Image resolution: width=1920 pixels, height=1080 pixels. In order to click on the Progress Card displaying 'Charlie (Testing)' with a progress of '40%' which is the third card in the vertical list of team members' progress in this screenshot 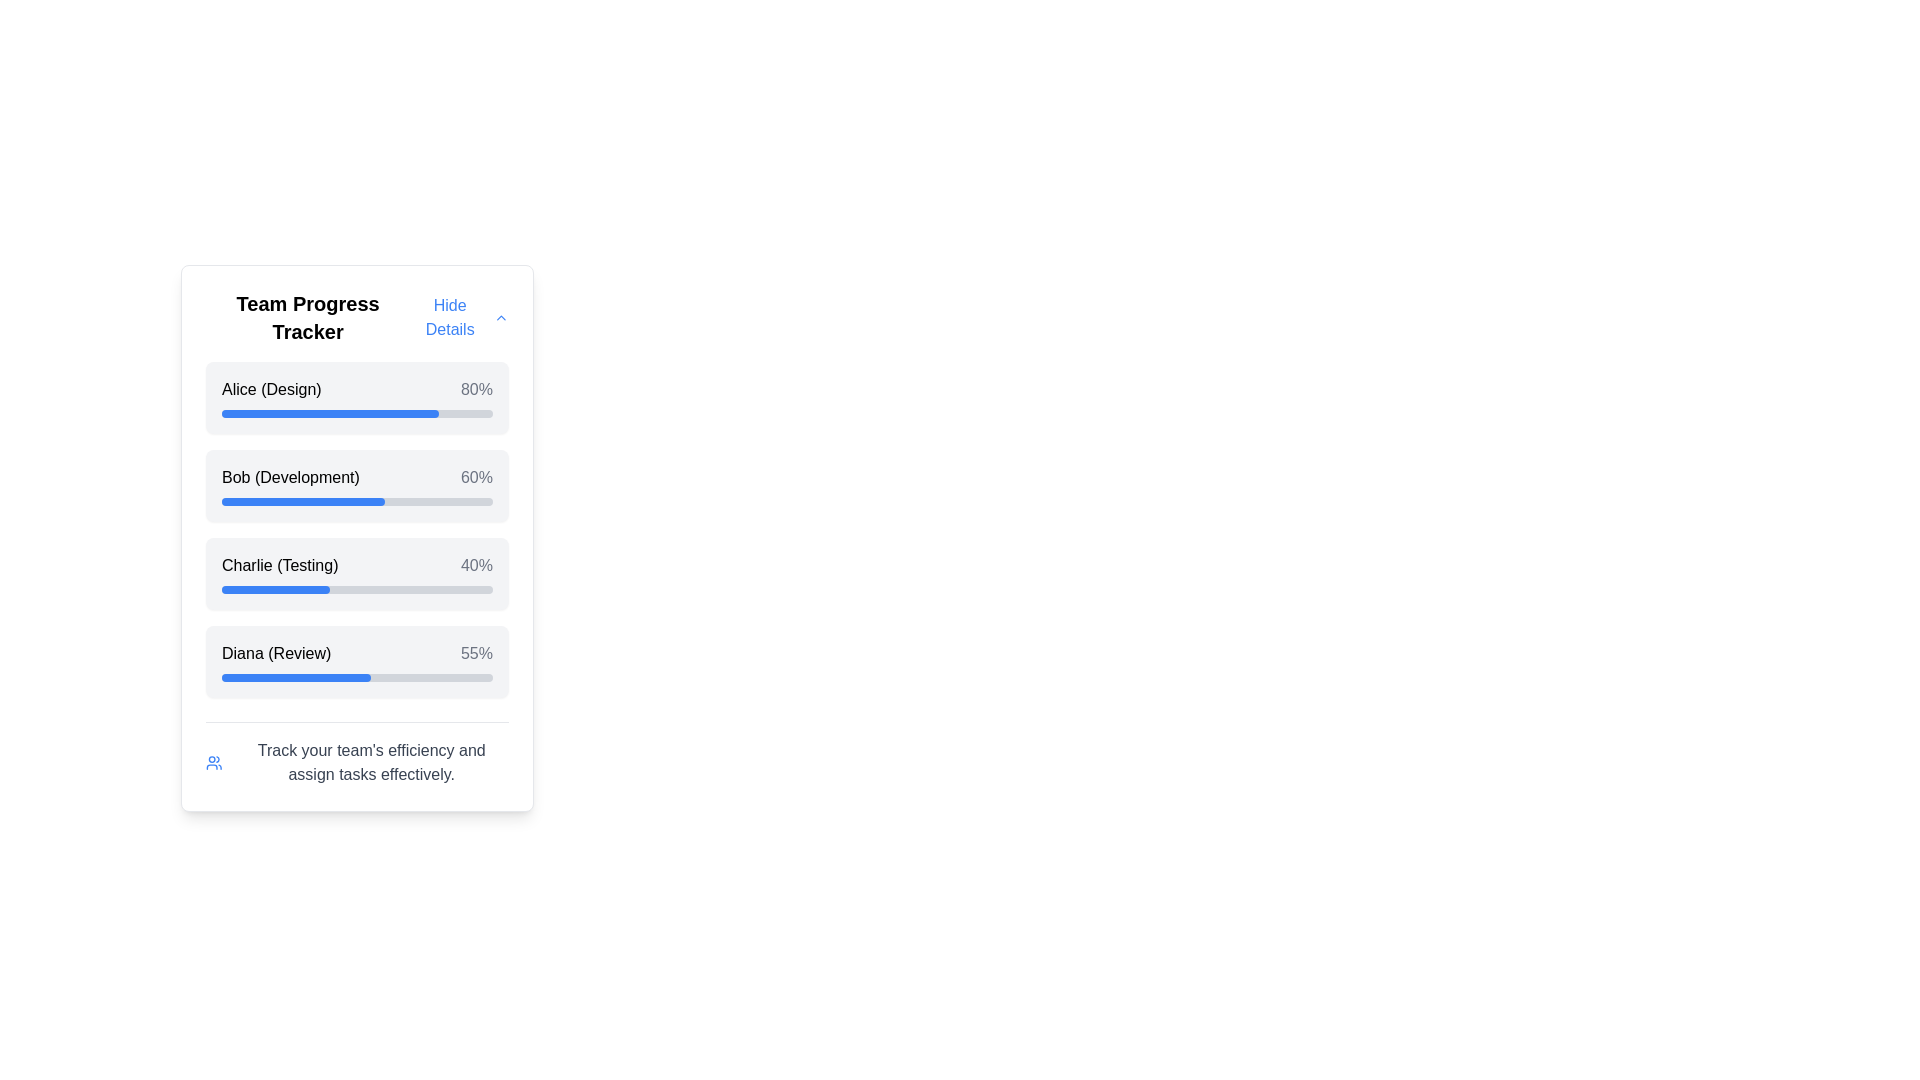, I will do `click(357, 574)`.